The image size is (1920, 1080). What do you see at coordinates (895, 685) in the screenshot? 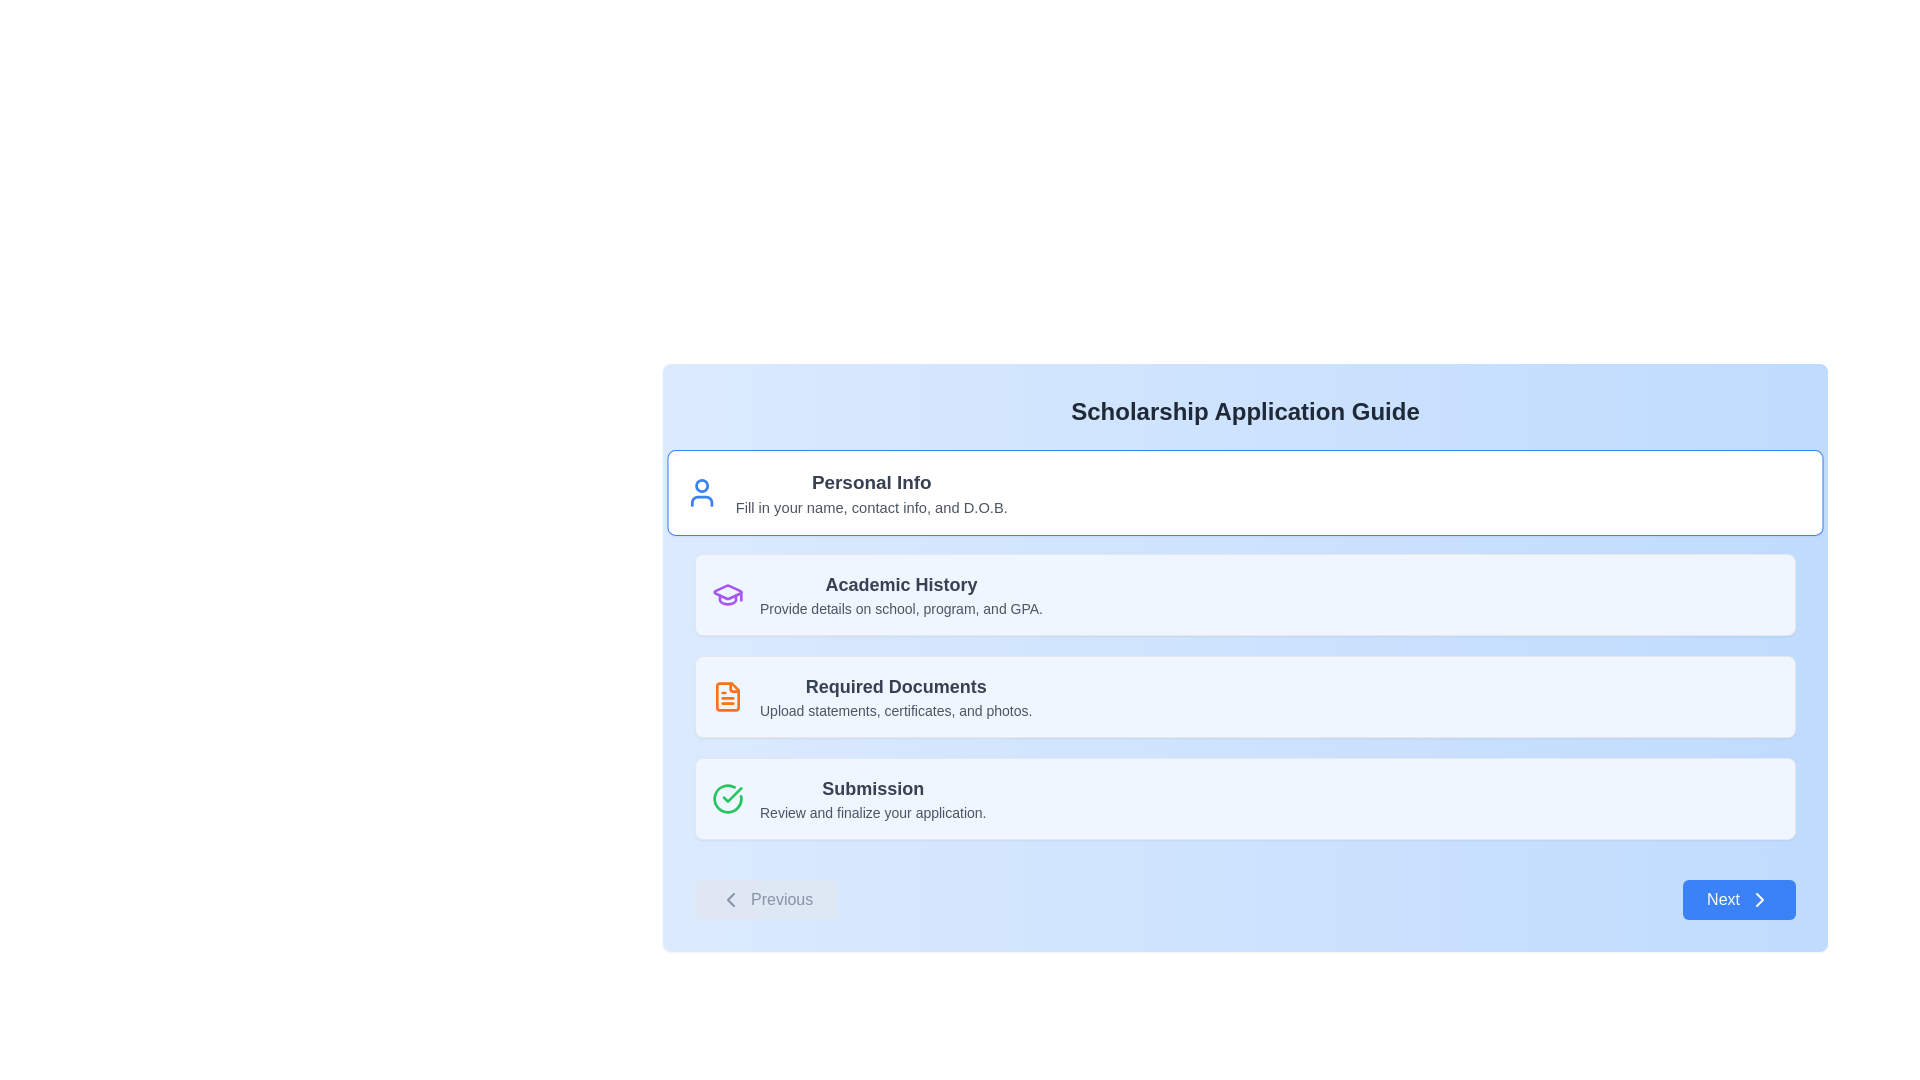
I see `the heading text 'Required Documents' which is centrally positioned above the text 'Upload statements, certificates, and photos'` at bounding box center [895, 685].